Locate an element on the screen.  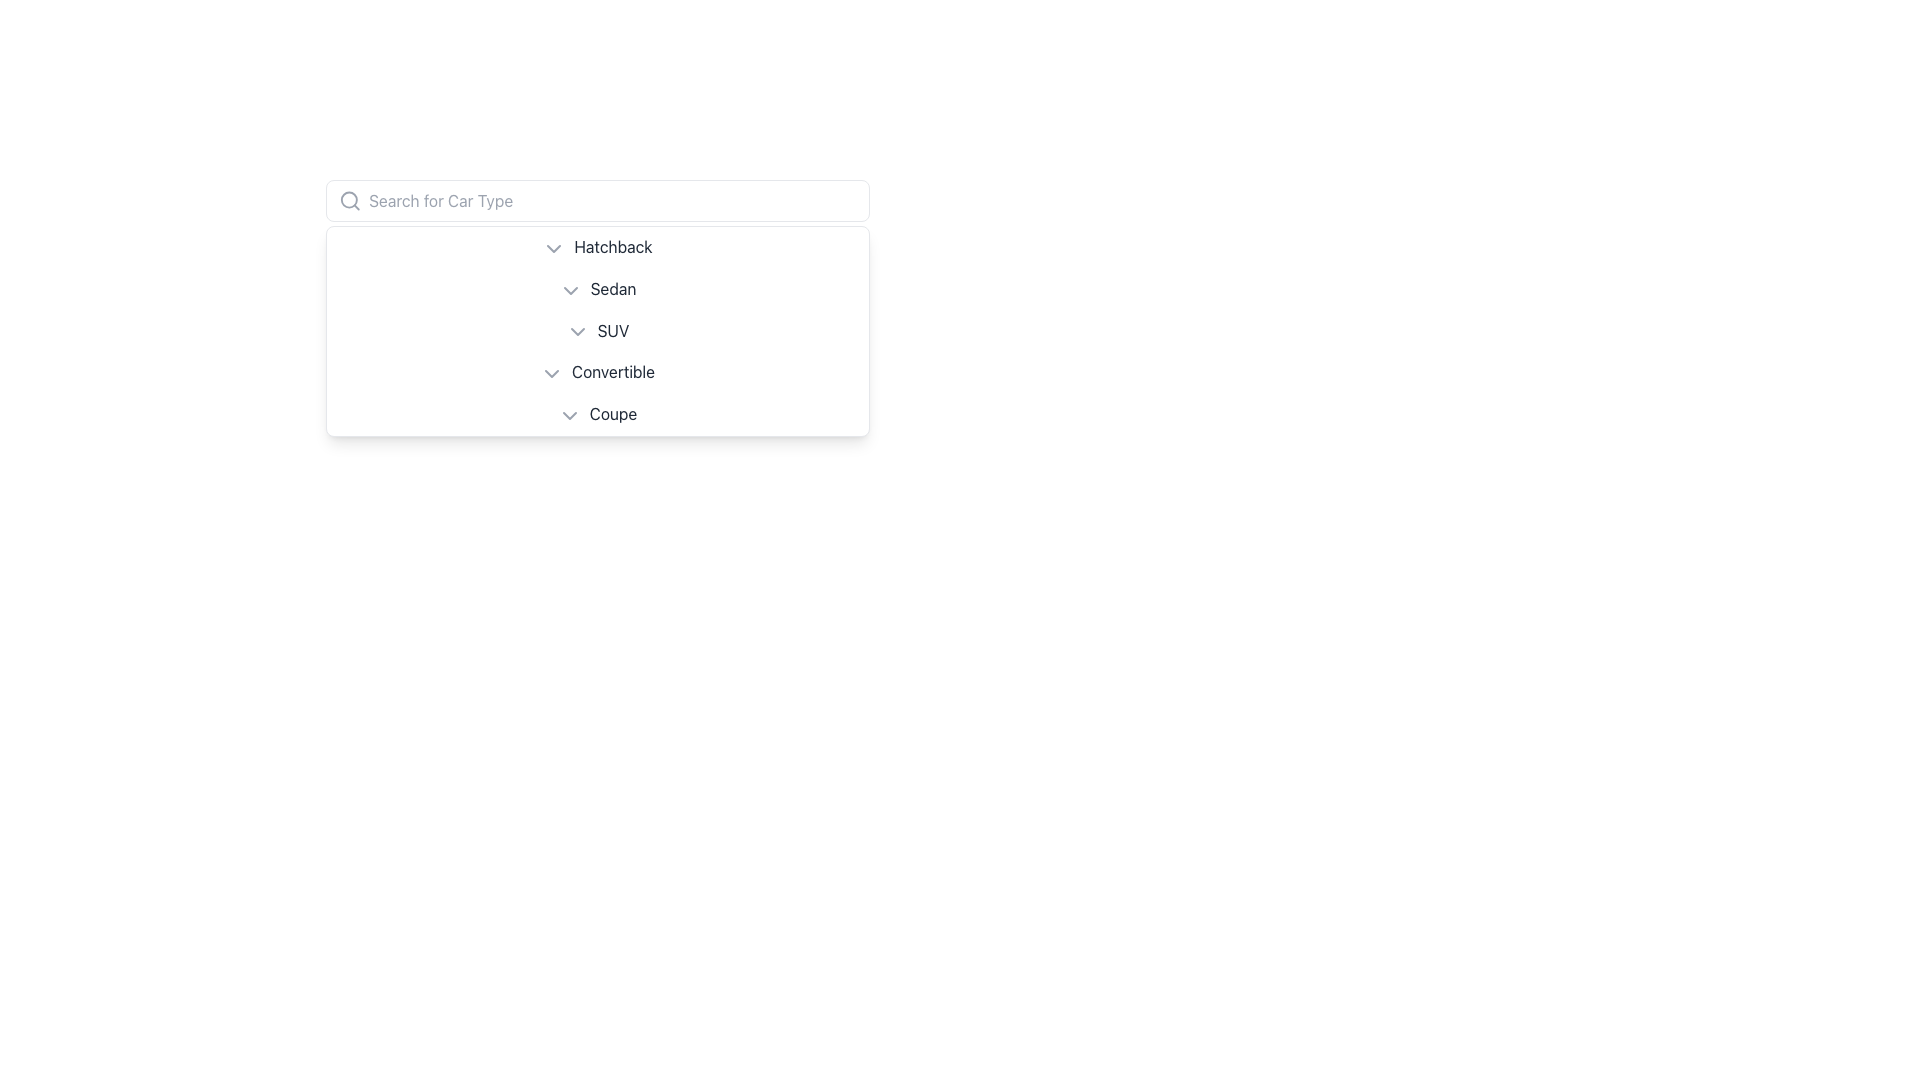
to select the 'Sedan' option from the dropdown menu, which is visually represented with the text 'Sedan' and a chevron-down icon, located below 'Hatchback' and above 'SUV' is located at coordinates (596, 289).